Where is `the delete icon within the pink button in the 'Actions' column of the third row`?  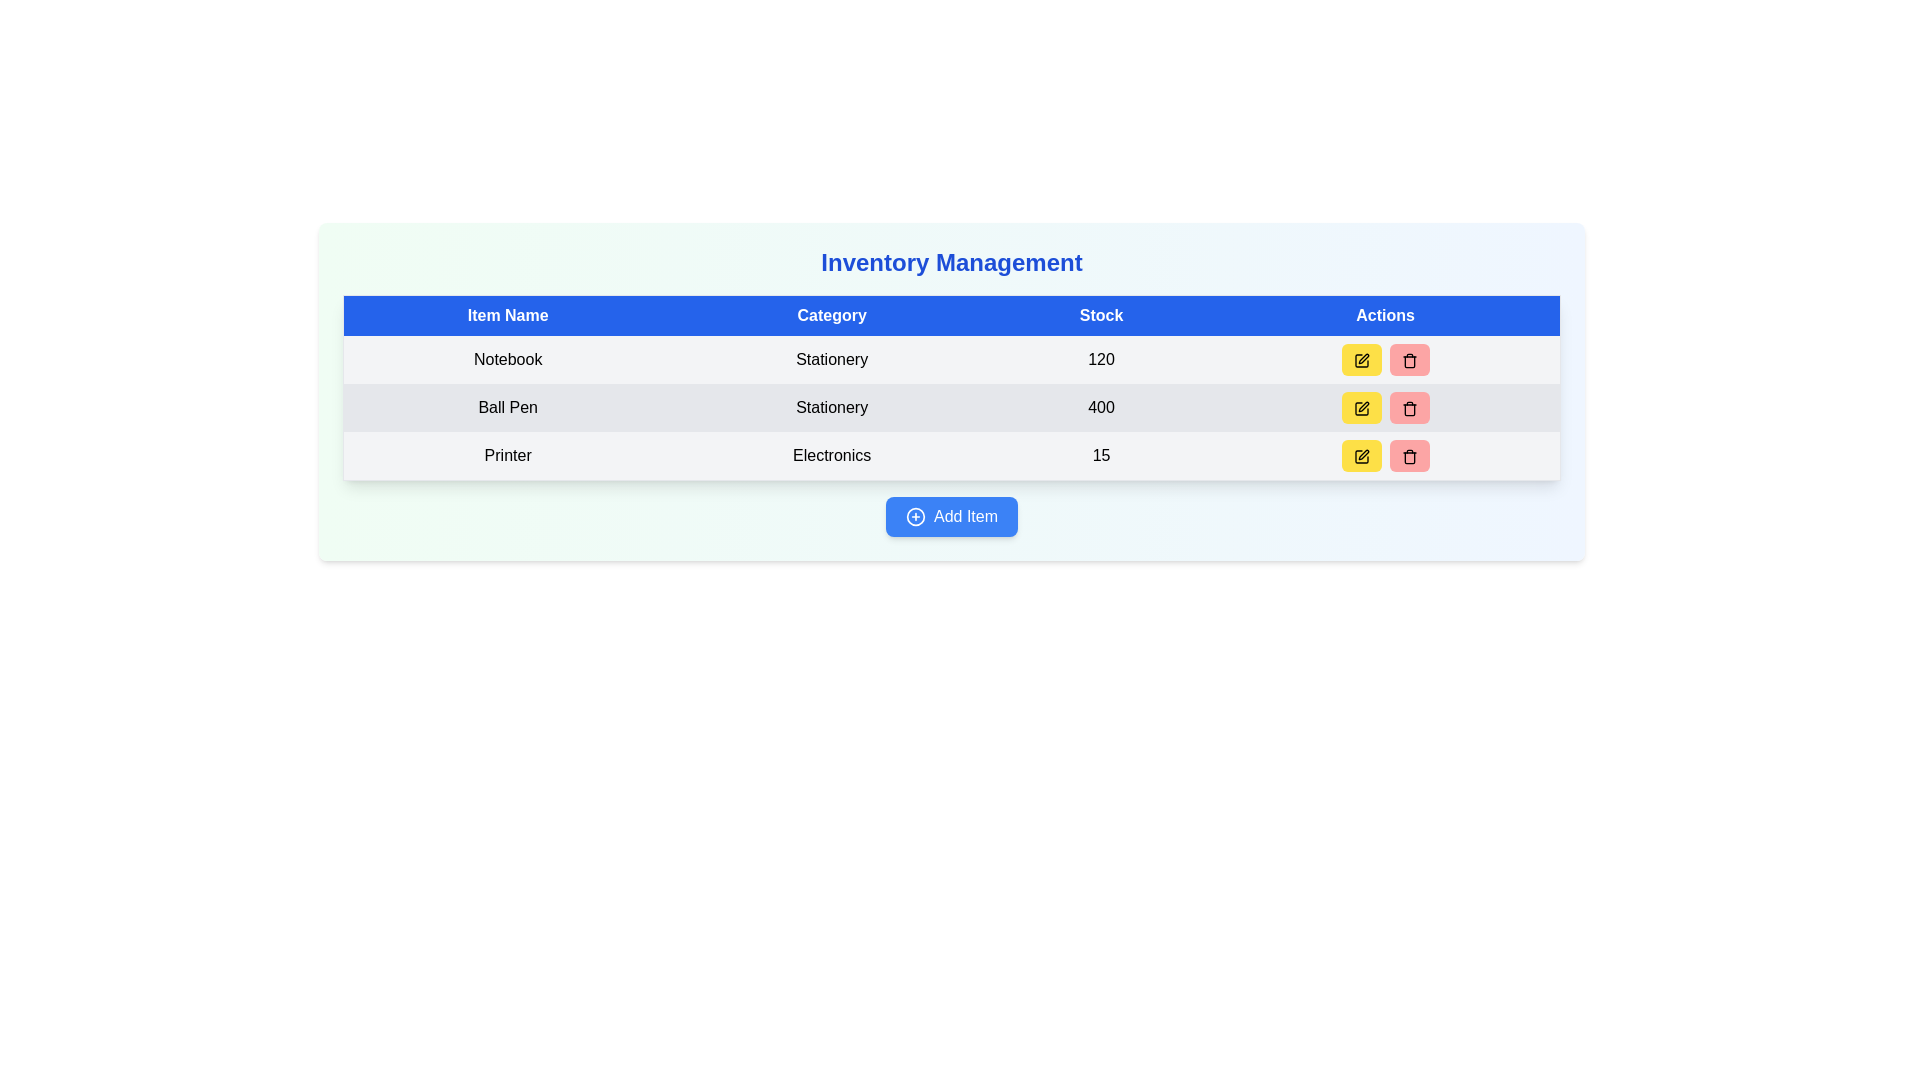
the delete icon within the pink button in the 'Actions' column of the third row is located at coordinates (1408, 360).